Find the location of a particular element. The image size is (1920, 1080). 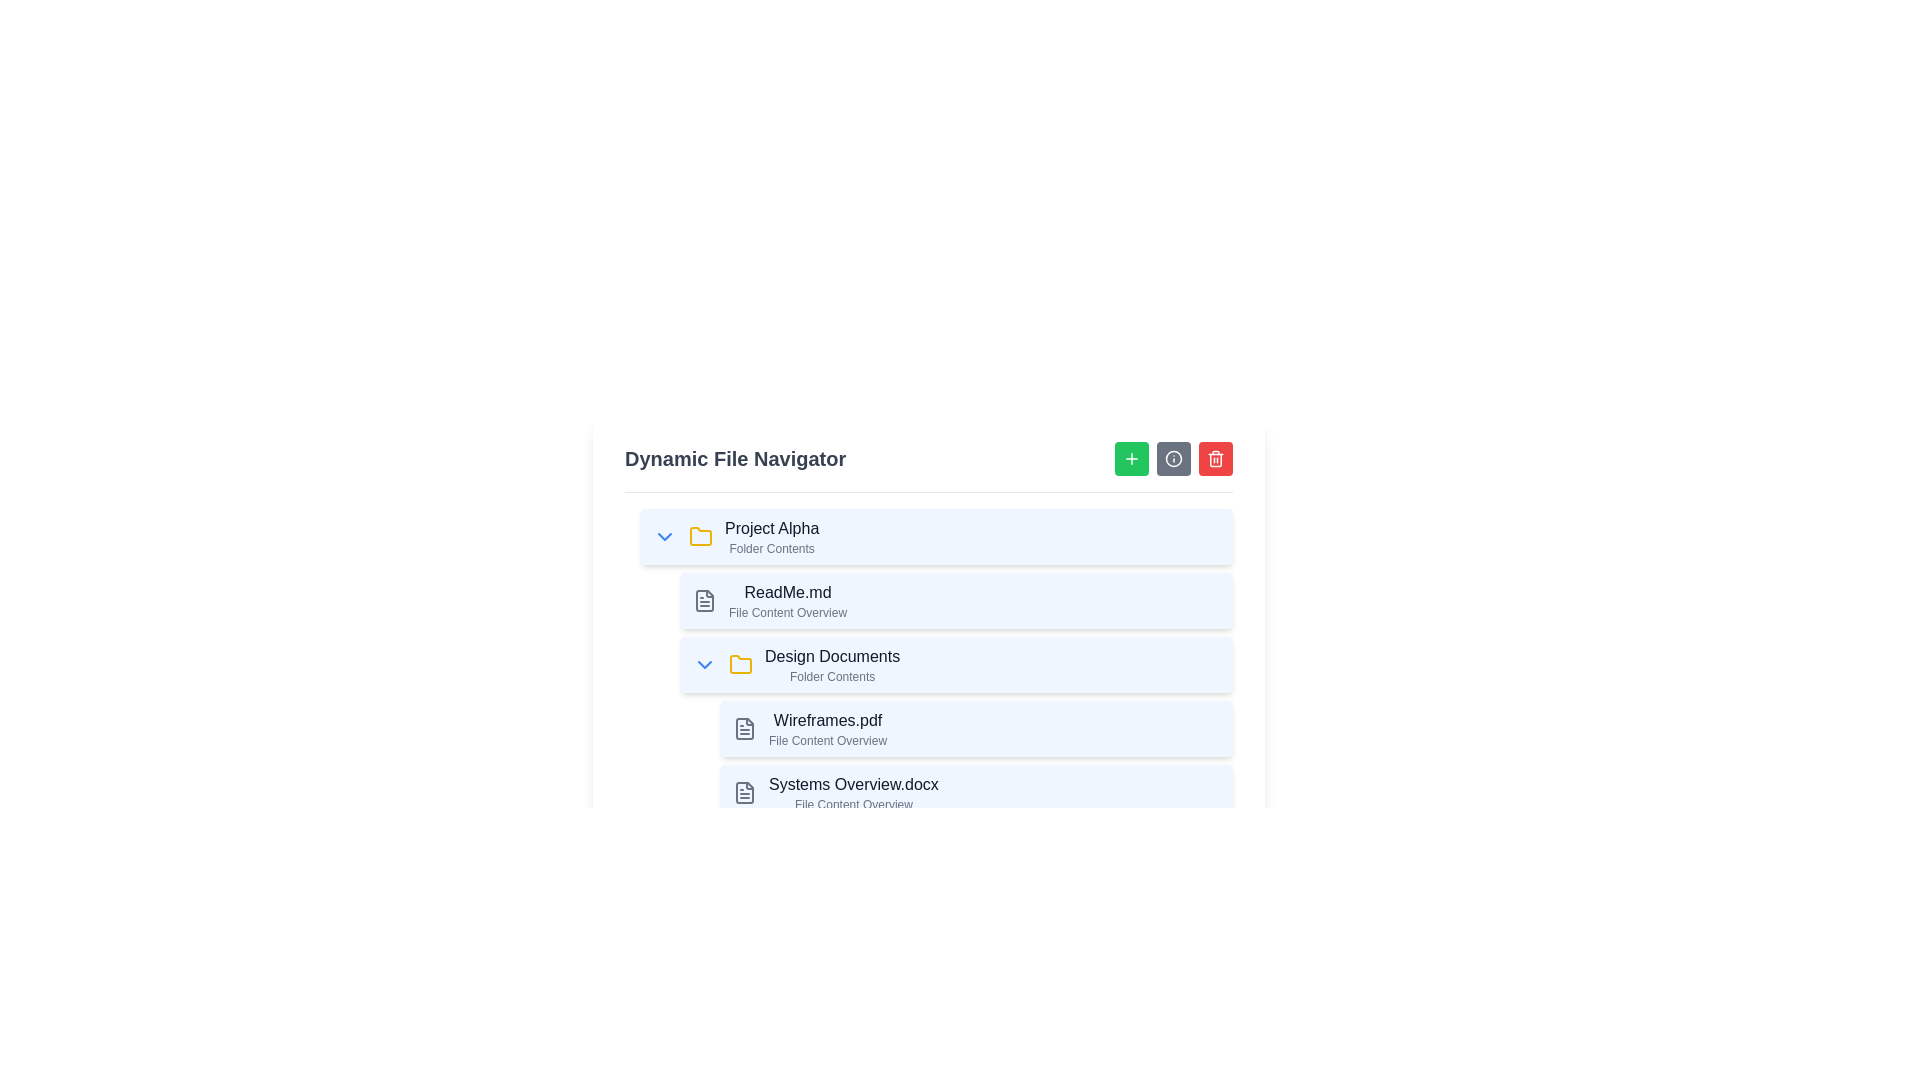

the 'Design Documents' and 'Folder Contents' text labels in the third interactive file row of the 'Dynamic File Navigator' interface is located at coordinates (832, 664).